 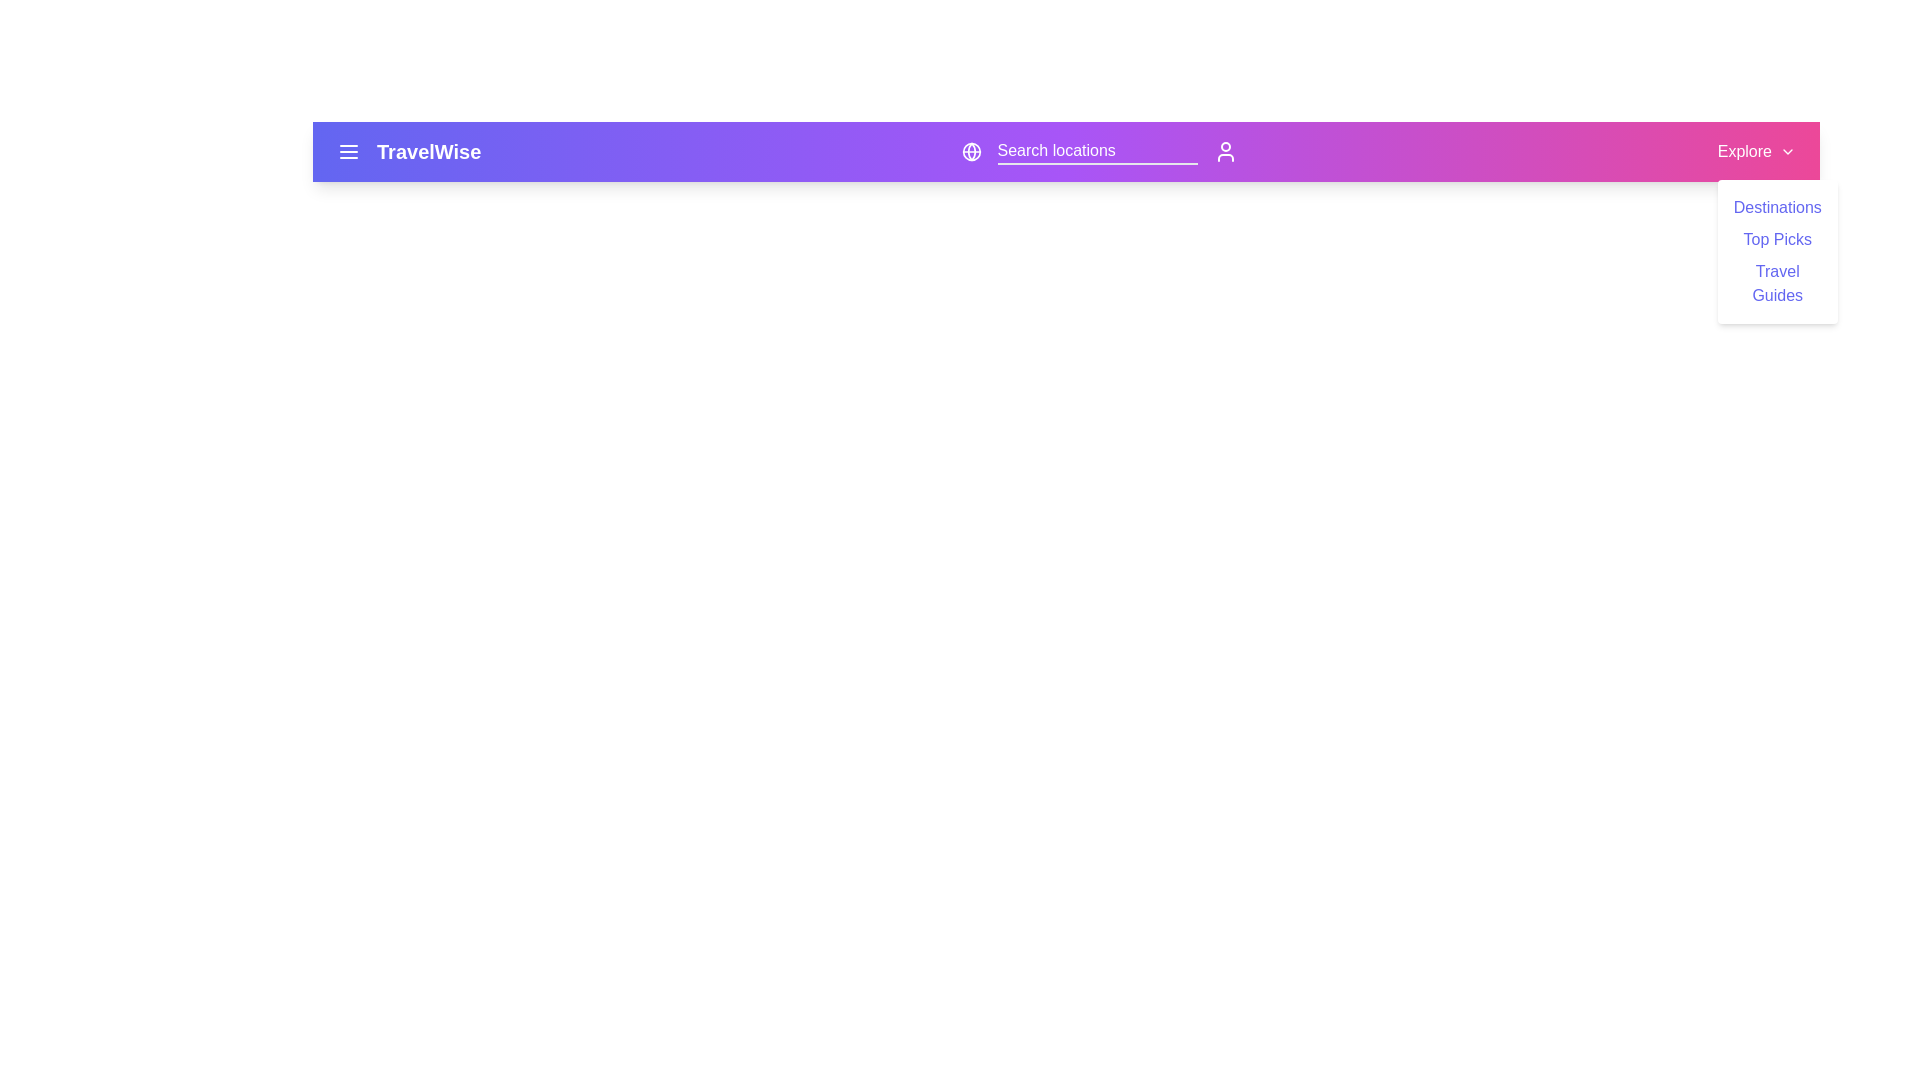 I want to click on the 'Top Picks' option in the dropdown menu, so click(x=1776, y=238).